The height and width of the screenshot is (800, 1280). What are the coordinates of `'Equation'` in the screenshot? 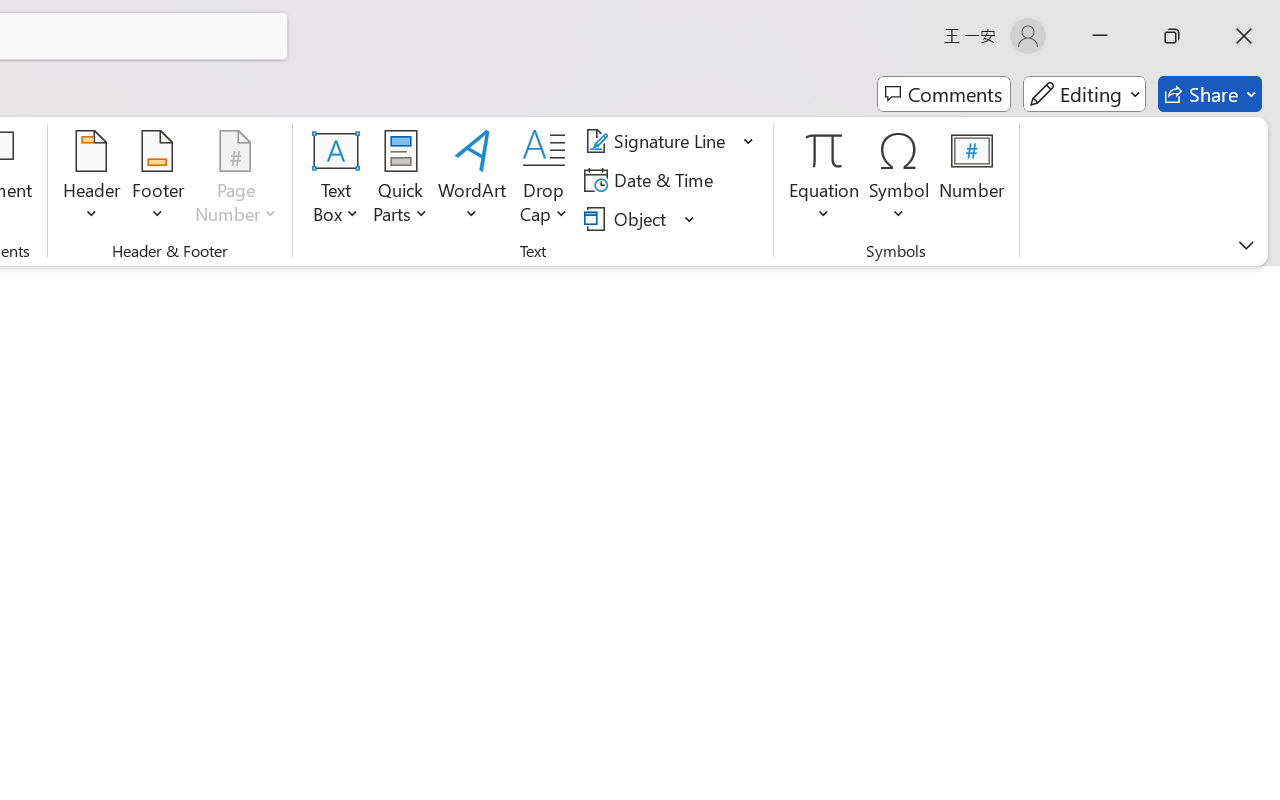 It's located at (824, 150).